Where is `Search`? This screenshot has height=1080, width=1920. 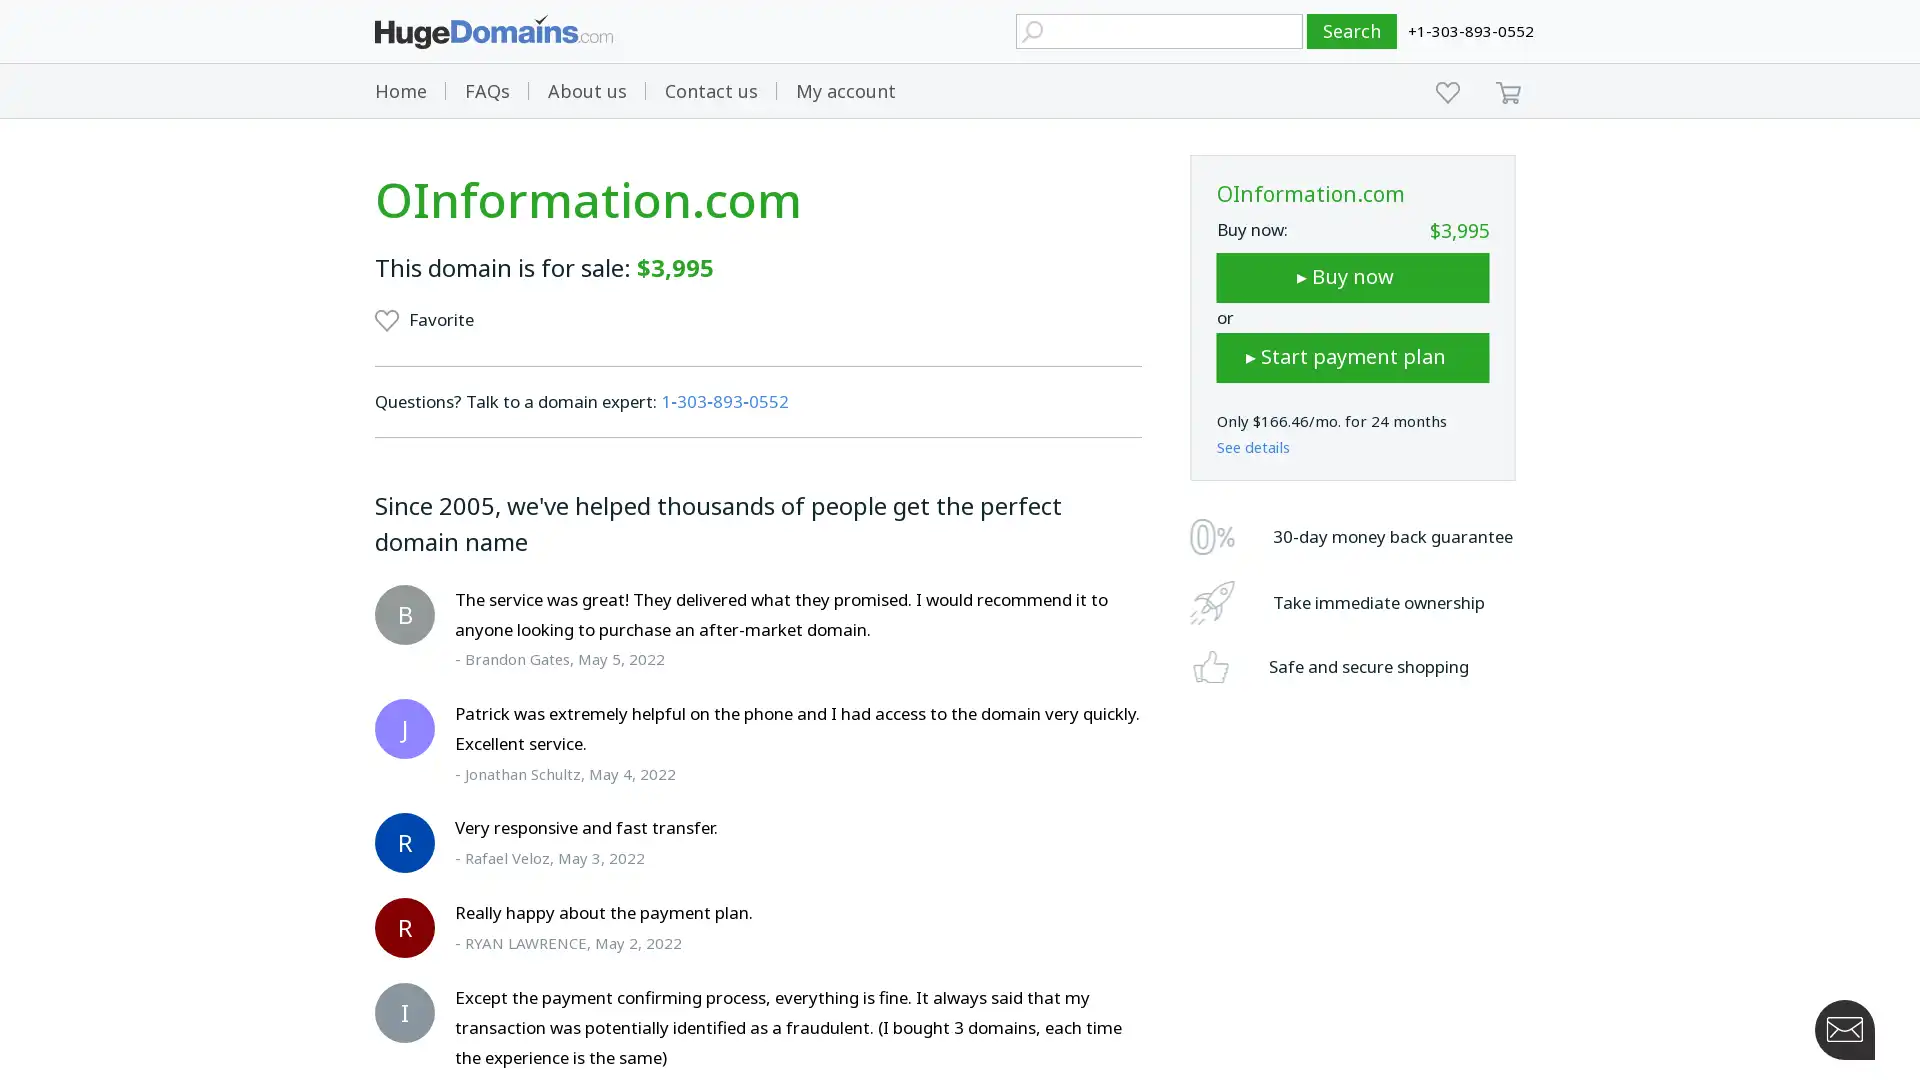
Search is located at coordinates (1352, 31).